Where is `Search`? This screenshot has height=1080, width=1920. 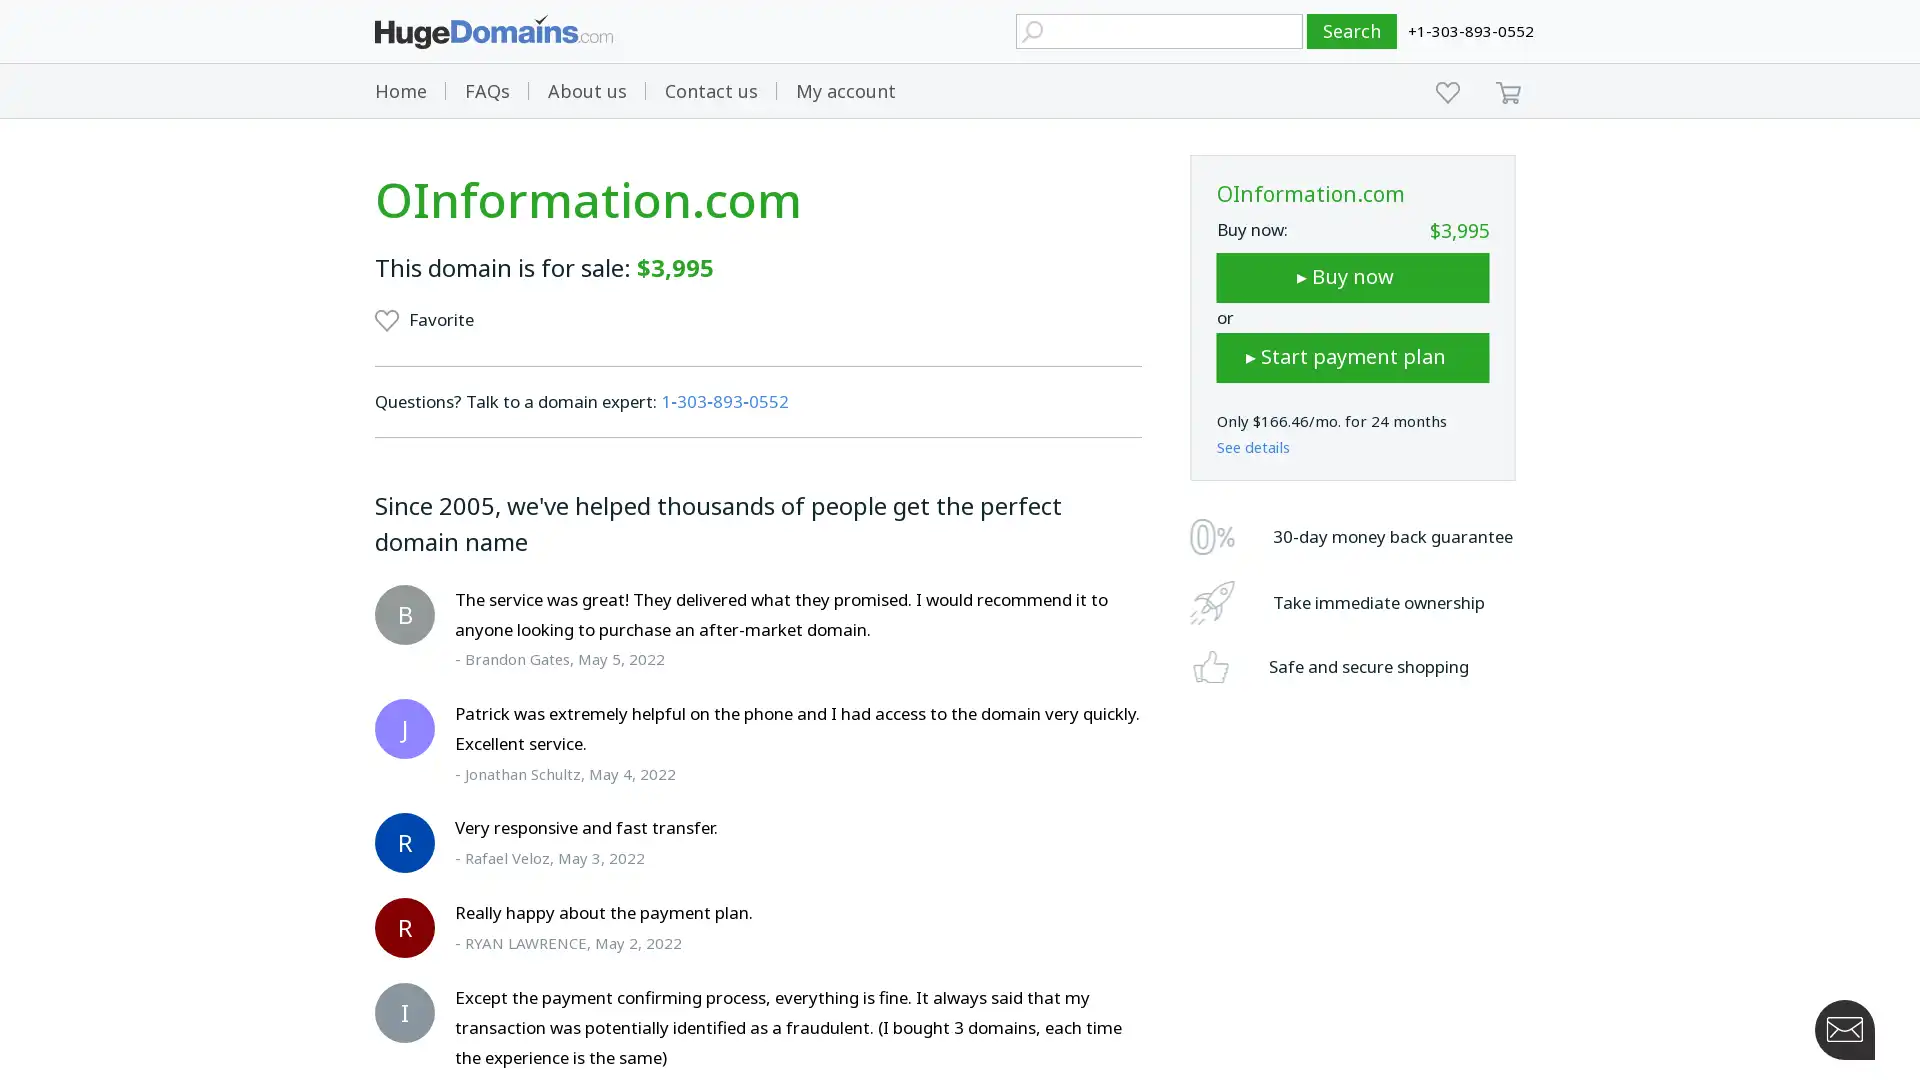
Search is located at coordinates (1352, 31).